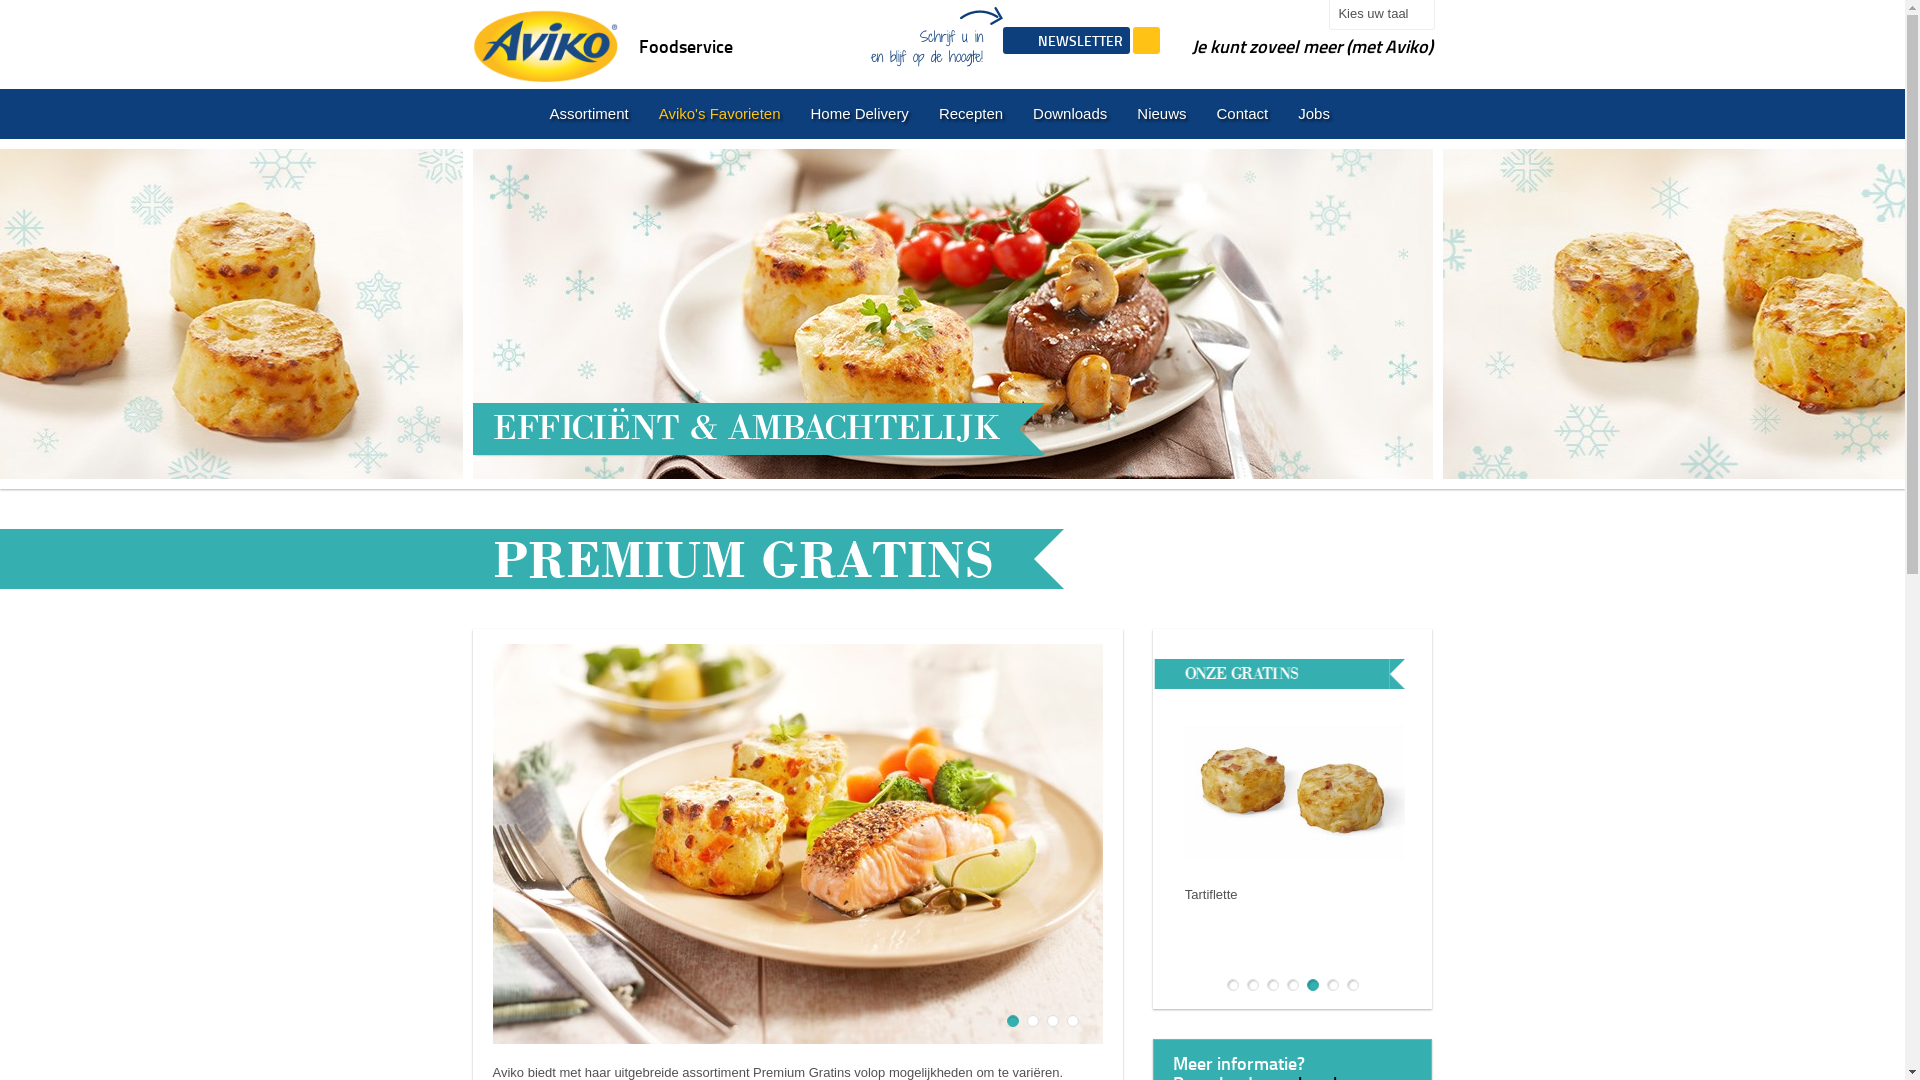  Describe the element at coordinates (1347, 983) in the screenshot. I see `'7'` at that location.